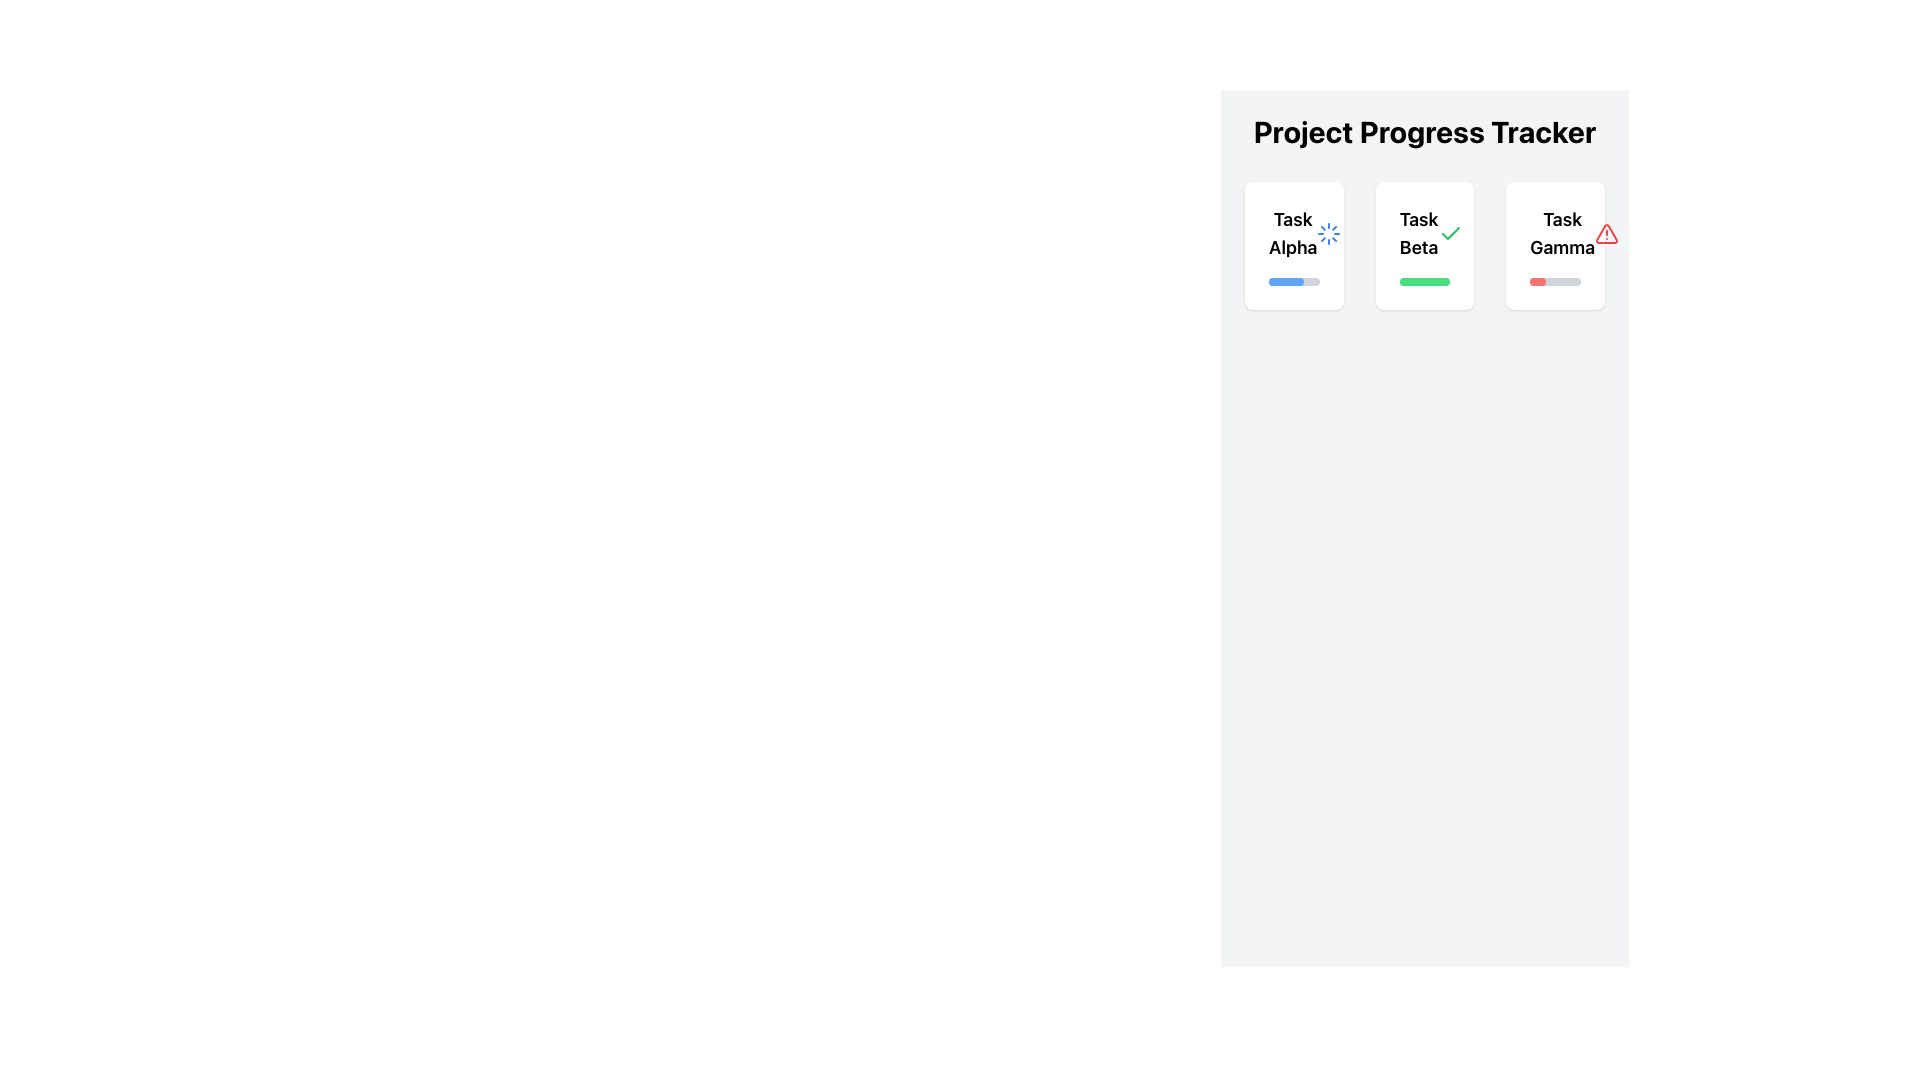 Image resolution: width=1920 pixels, height=1080 pixels. I want to click on the progress indication of the horizontally aligned Progress Bar at the bottom end of the 'Task Gamma' card, which is light gray with a red segment indicating progress, so click(1554, 281).